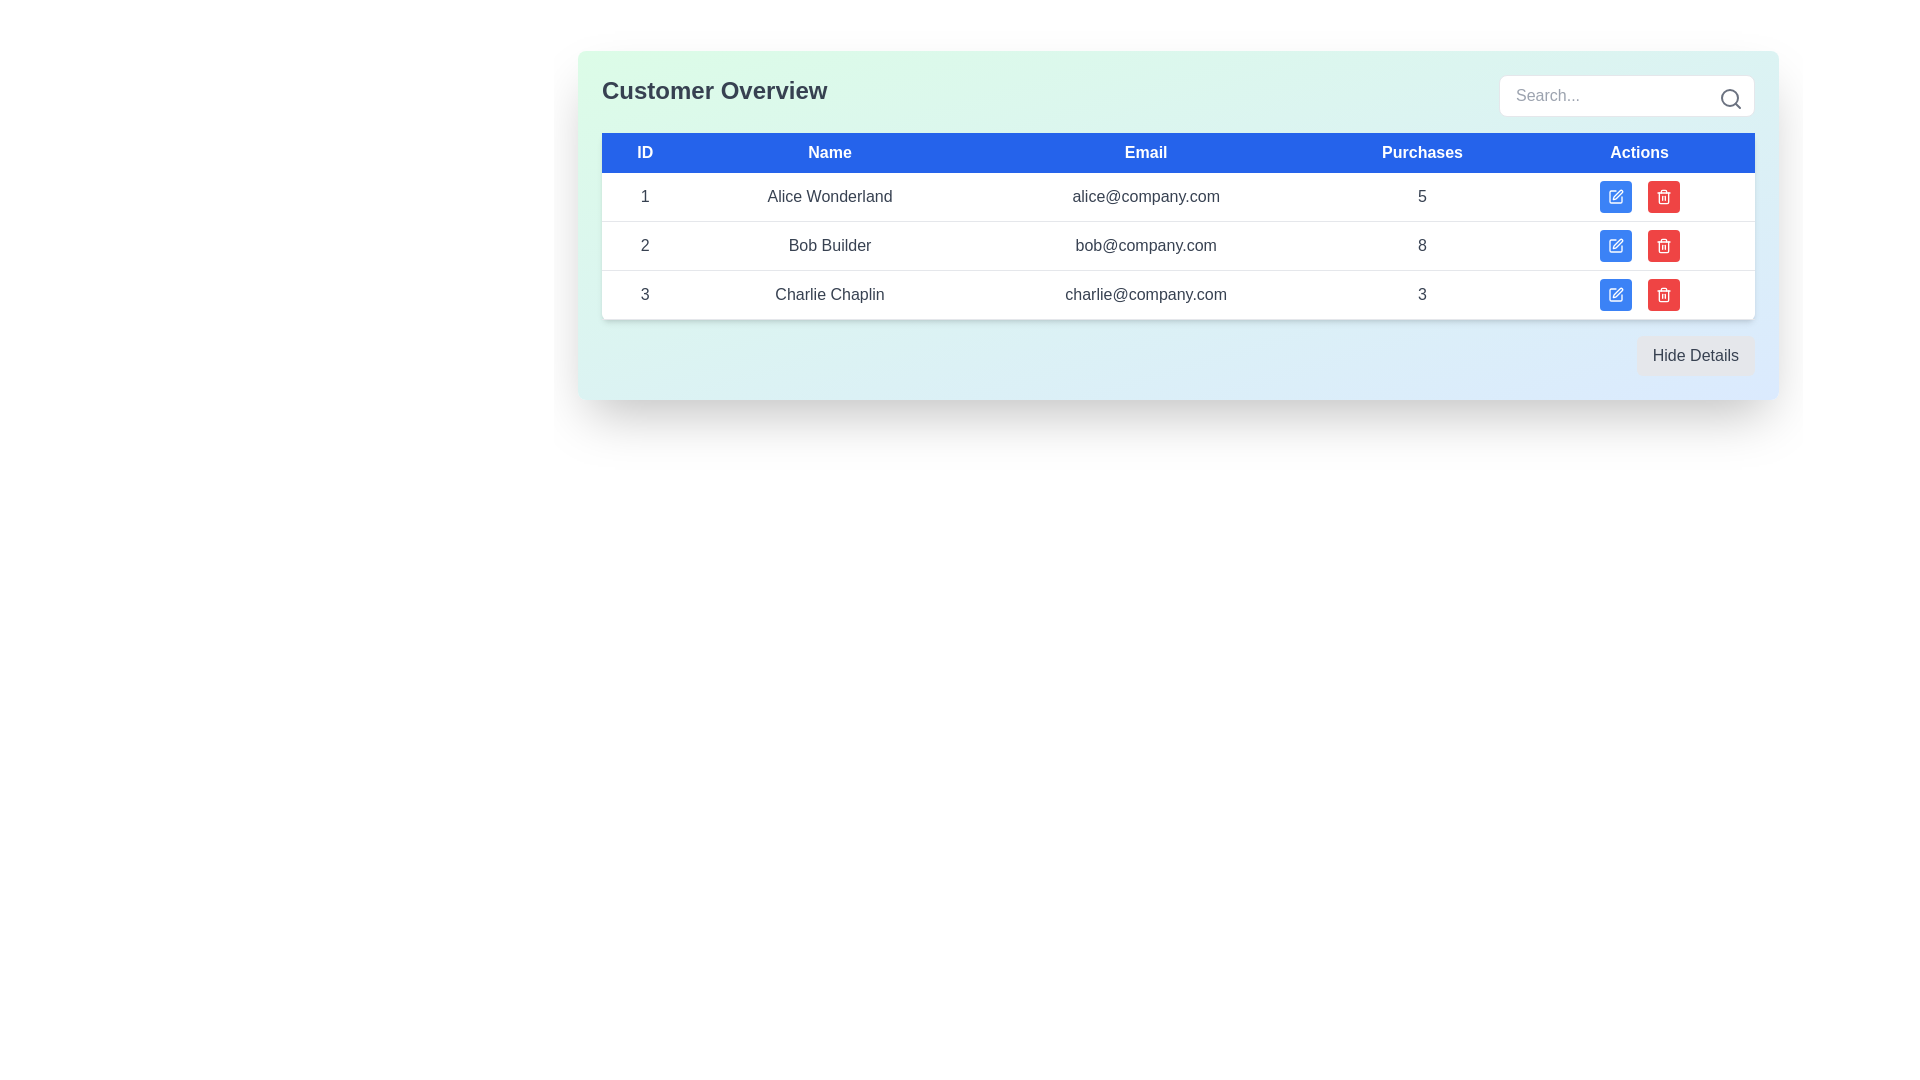 Image resolution: width=1920 pixels, height=1080 pixels. I want to click on the decorative icon part of the trash bin located in the 'Actions' column of the last row in the table, so click(1663, 246).